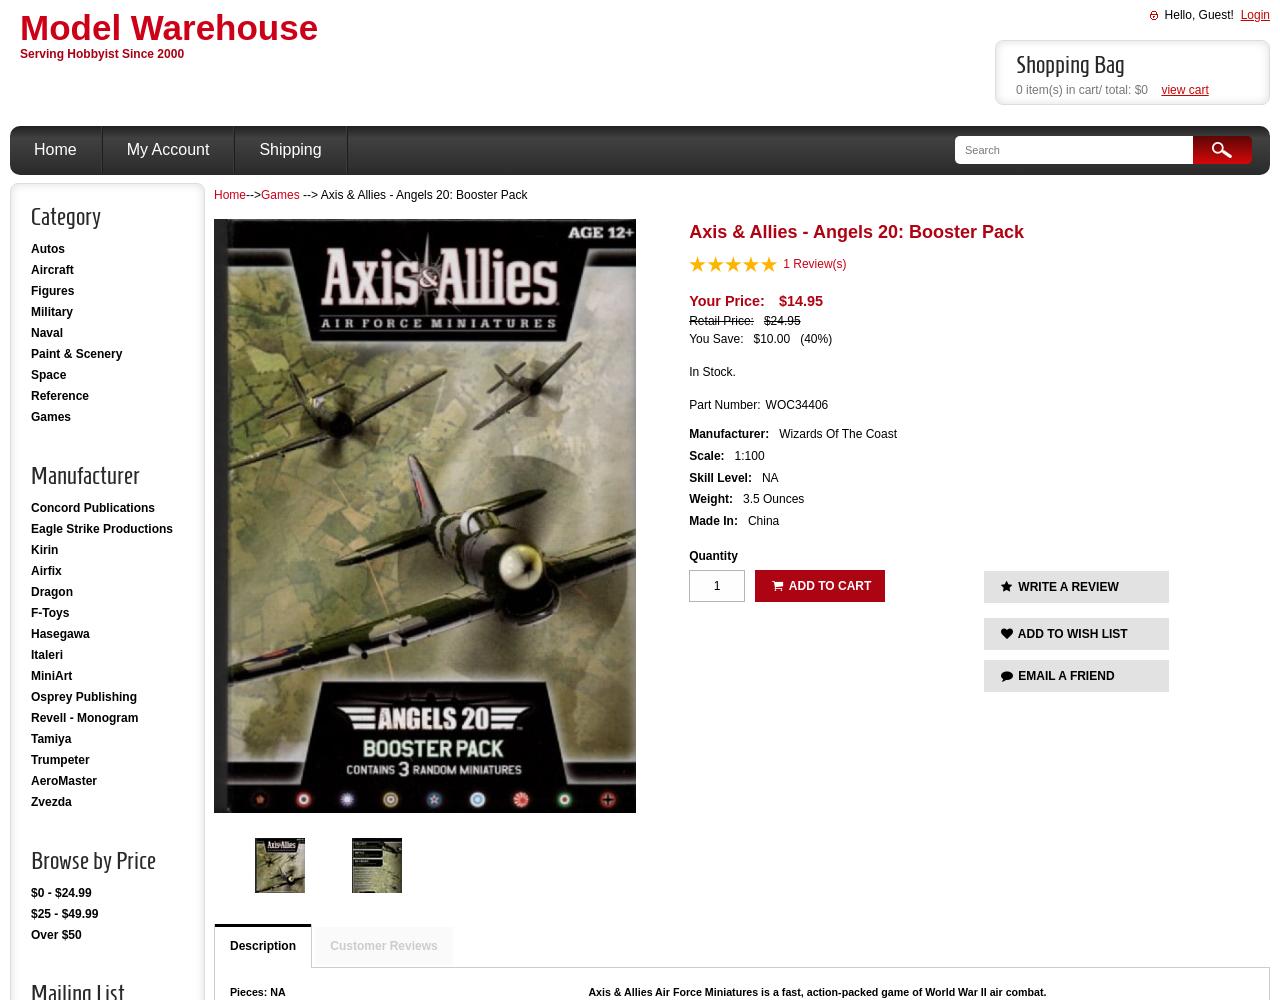 The image size is (1280, 1000). What do you see at coordinates (838, 434) in the screenshot?
I see `'Wizards Of The Coast'` at bounding box center [838, 434].